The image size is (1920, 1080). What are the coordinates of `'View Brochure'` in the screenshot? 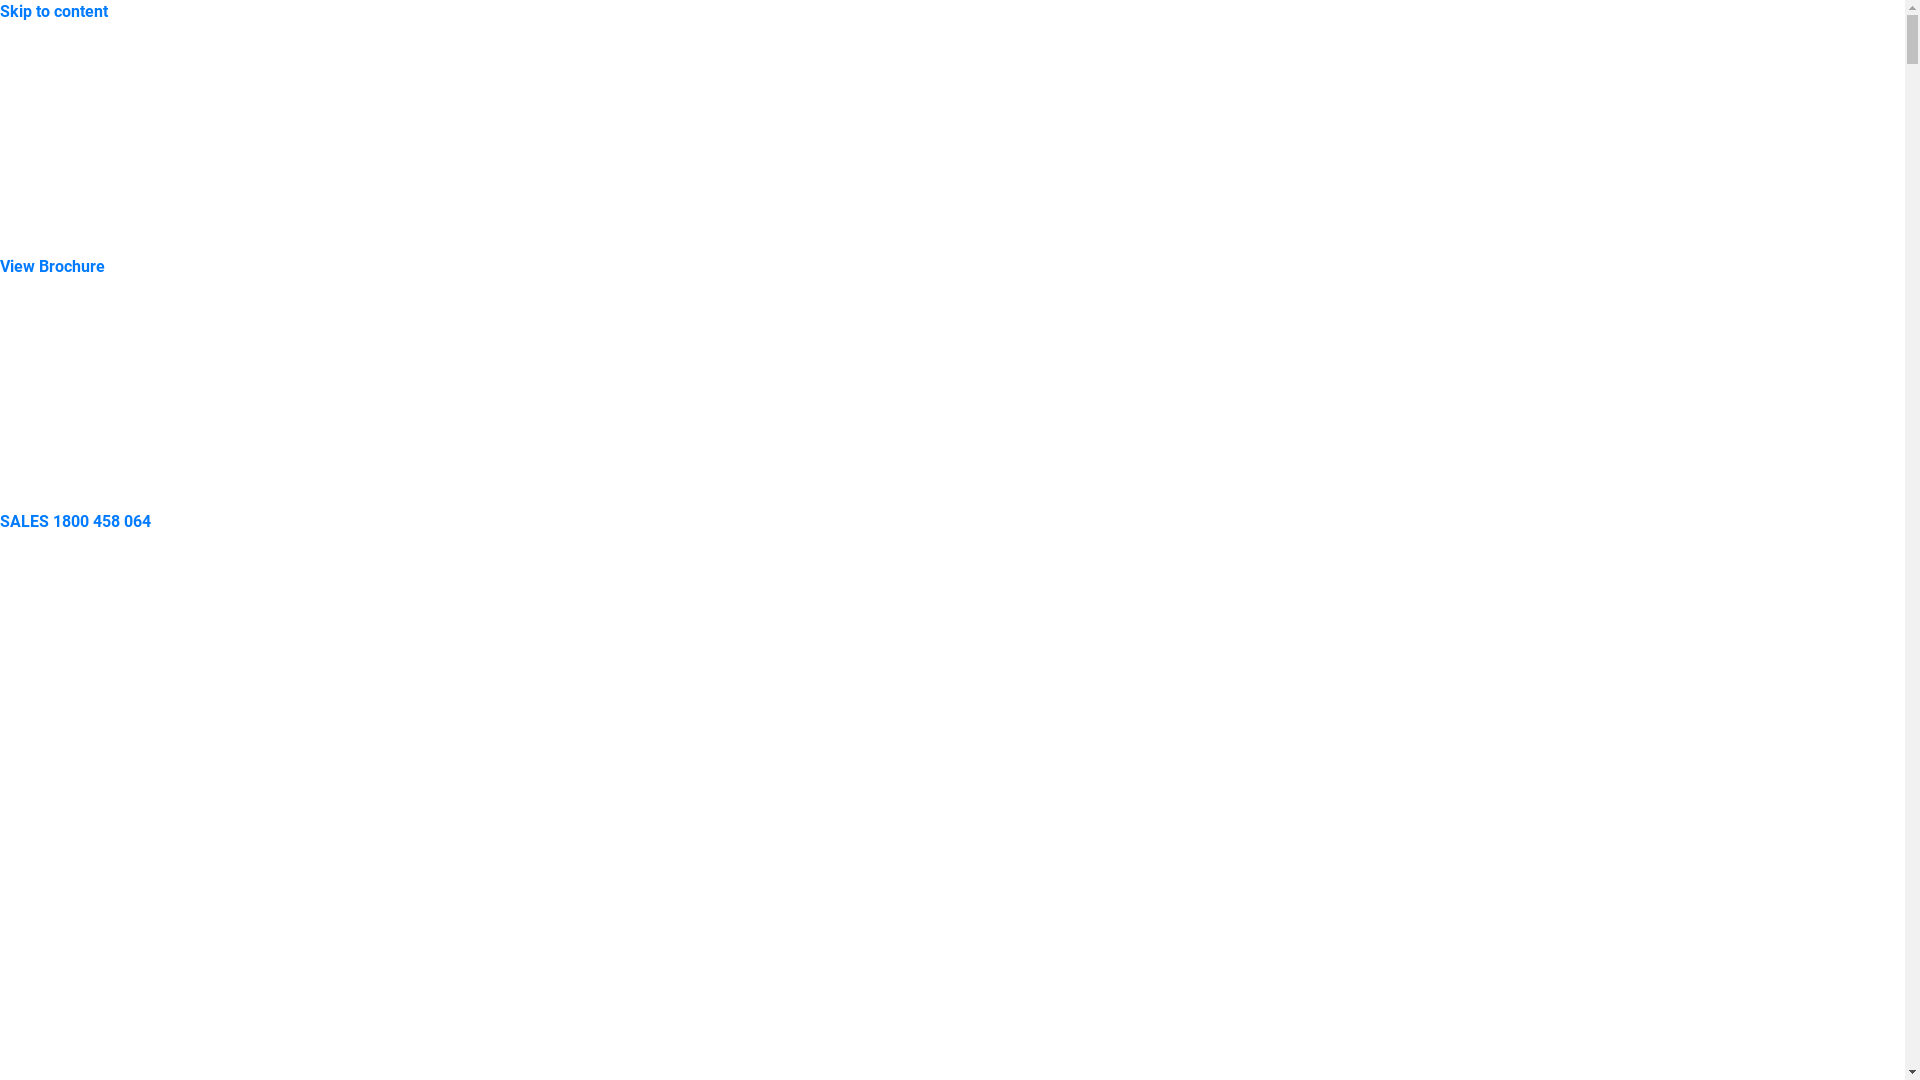 It's located at (52, 265).